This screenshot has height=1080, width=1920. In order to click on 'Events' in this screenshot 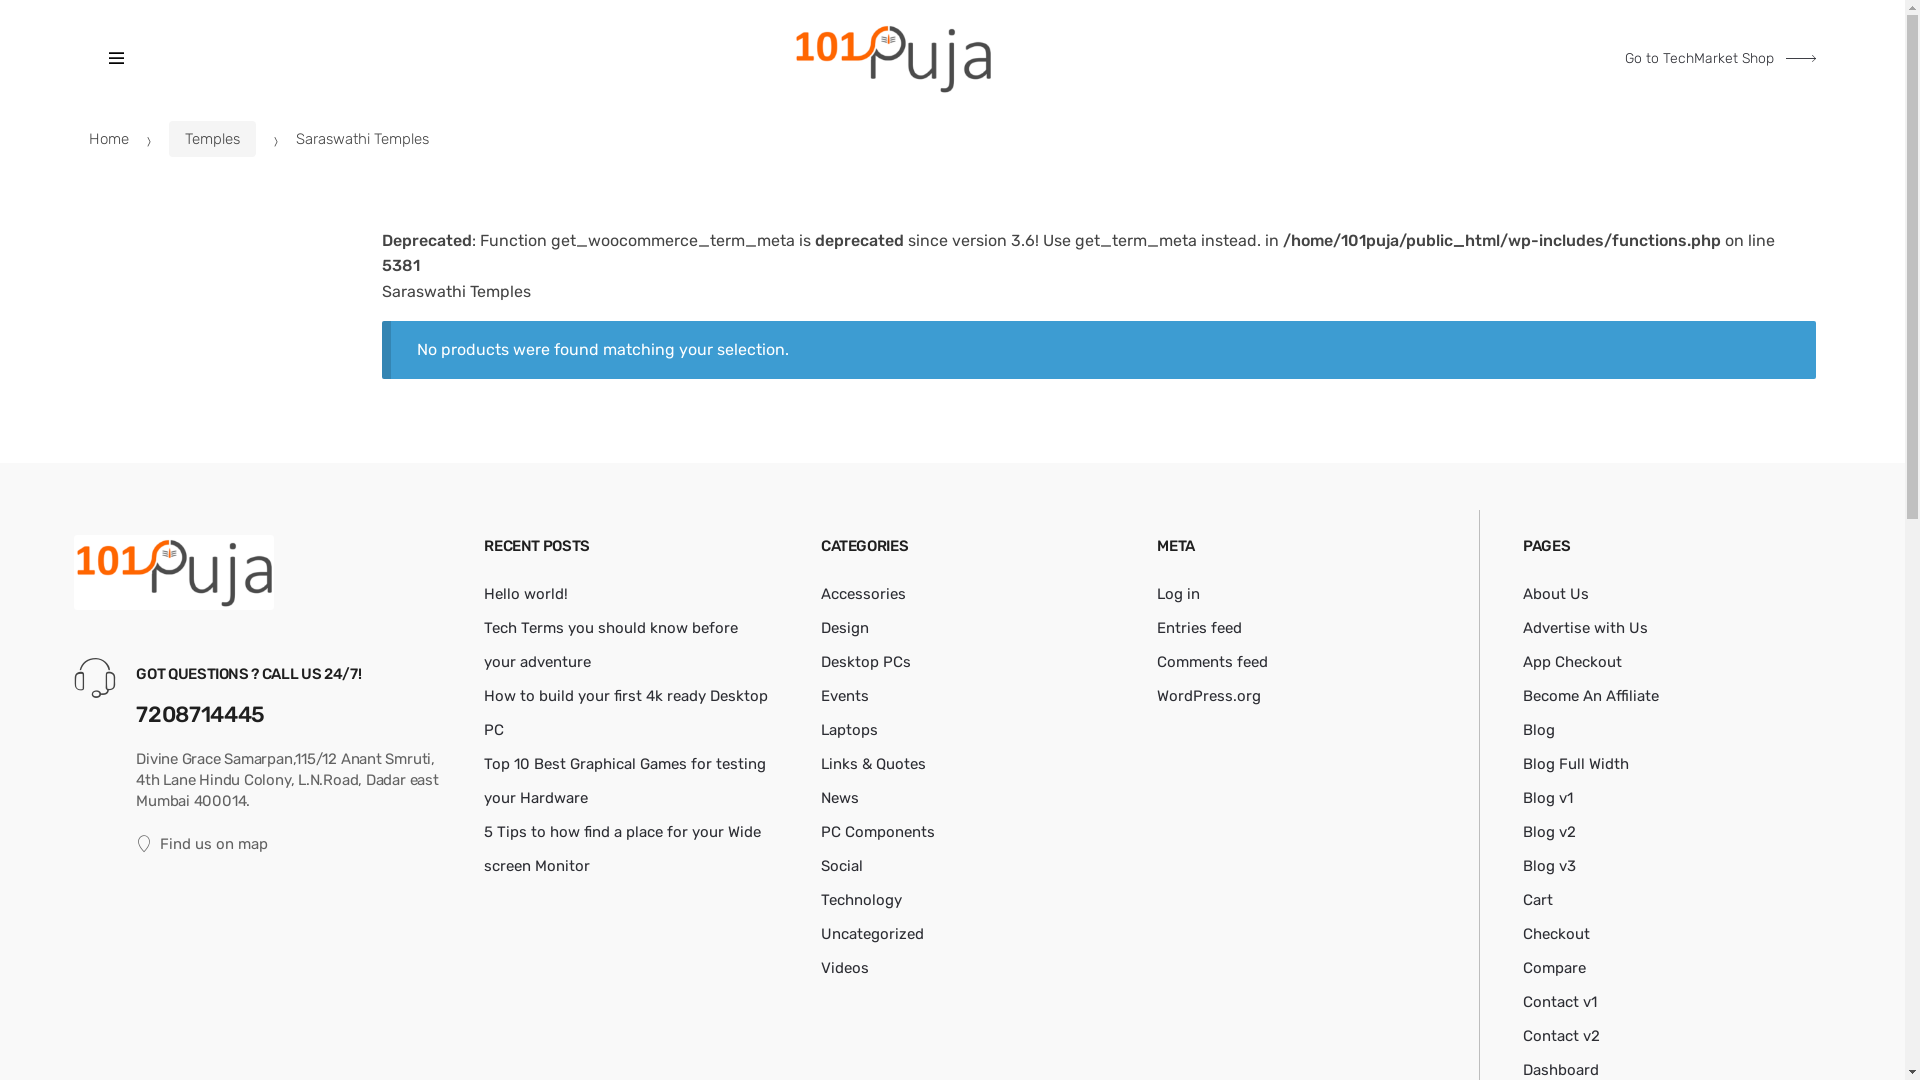, I will do `click(844, 694)`.